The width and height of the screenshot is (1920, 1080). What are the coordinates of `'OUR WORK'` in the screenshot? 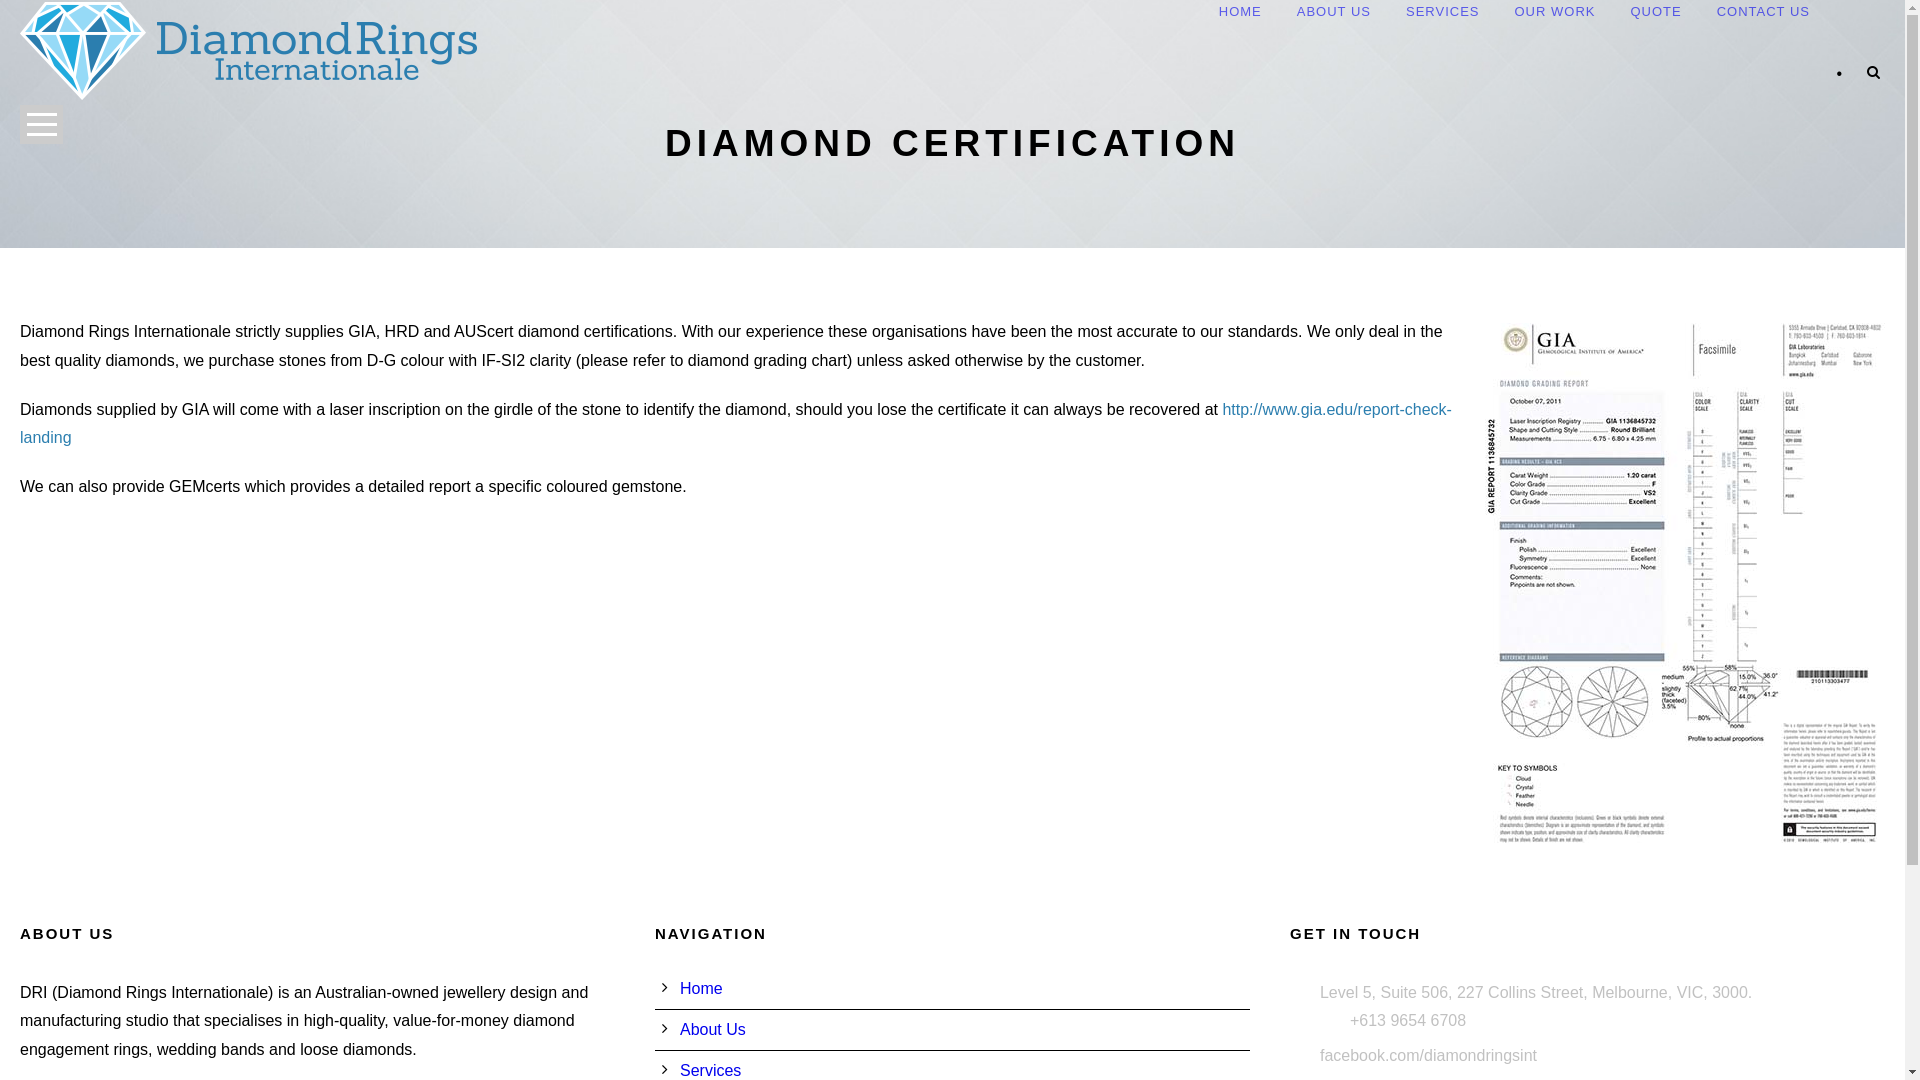 It's located at (1513, 13).